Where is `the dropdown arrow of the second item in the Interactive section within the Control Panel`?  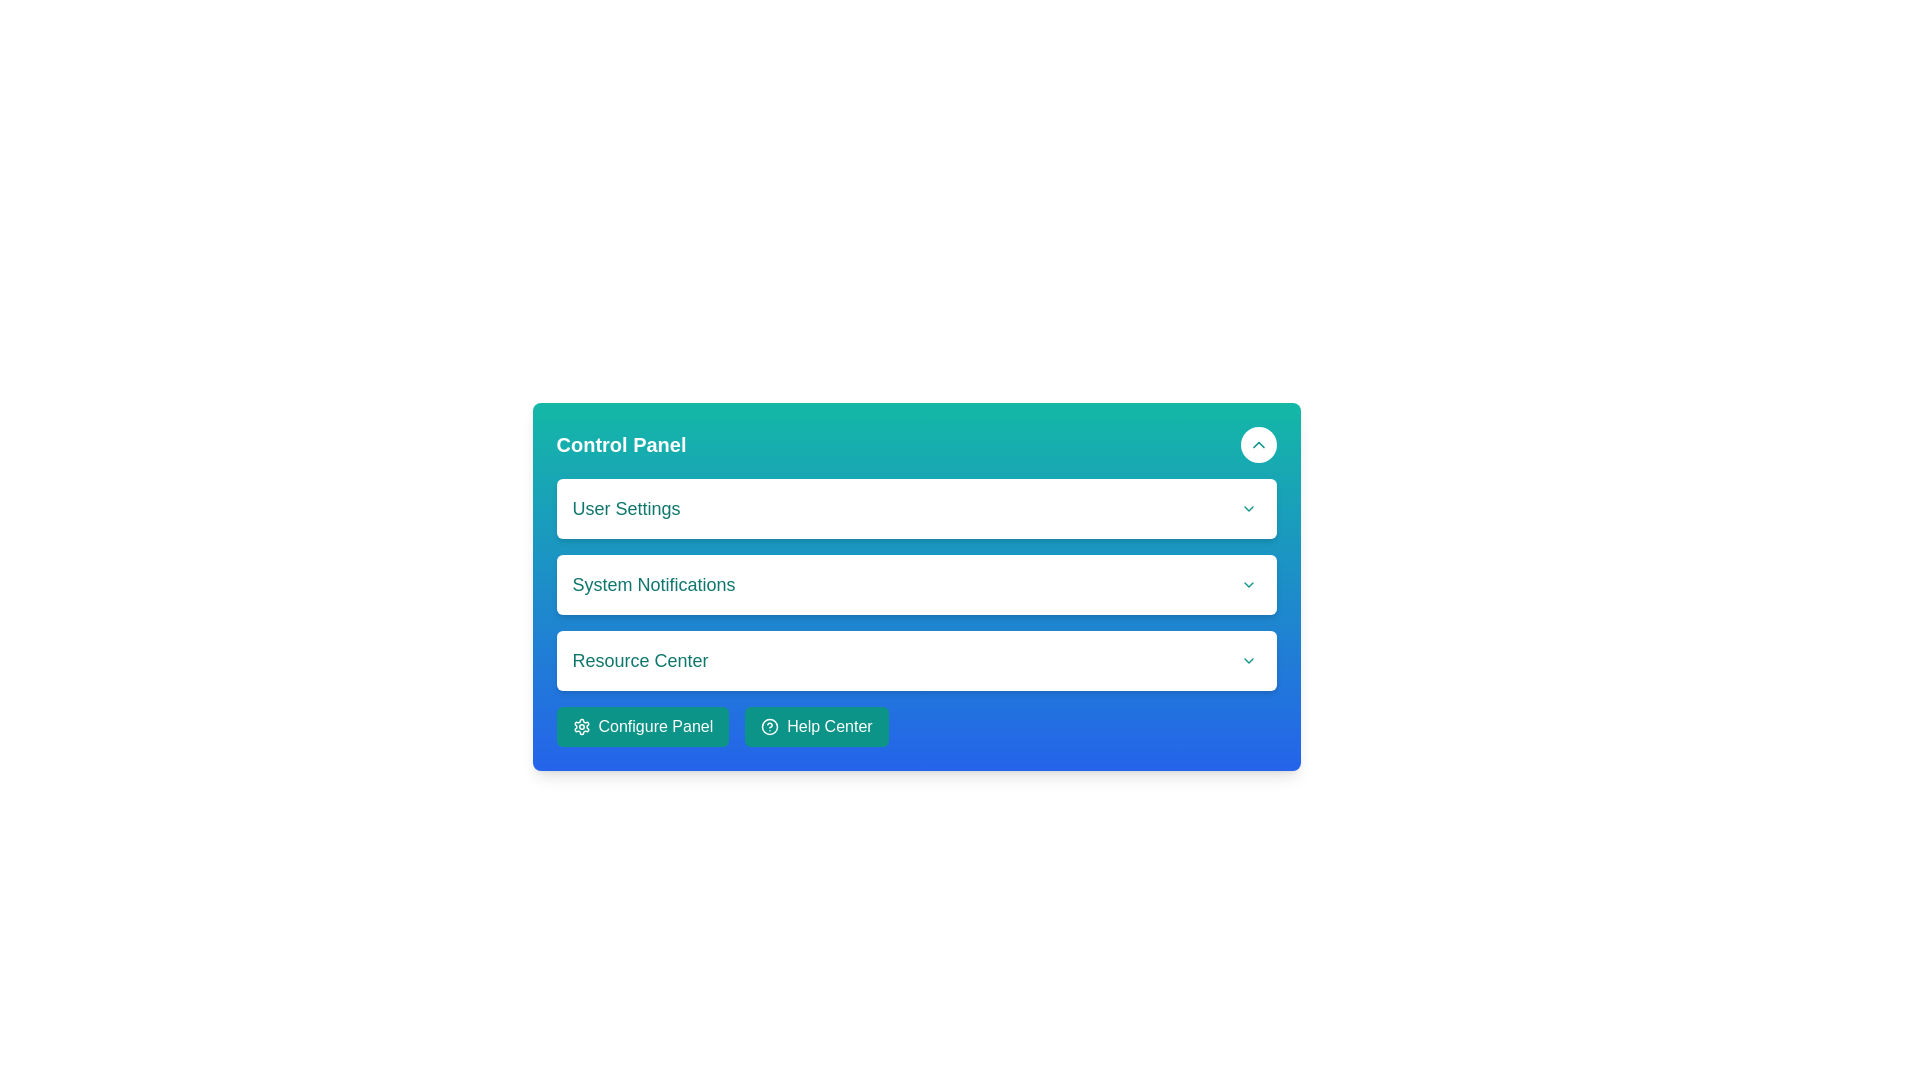 the dropdown arrow of the second item in the Interactive section within the Control Panel is located at coordinates (915, 585).